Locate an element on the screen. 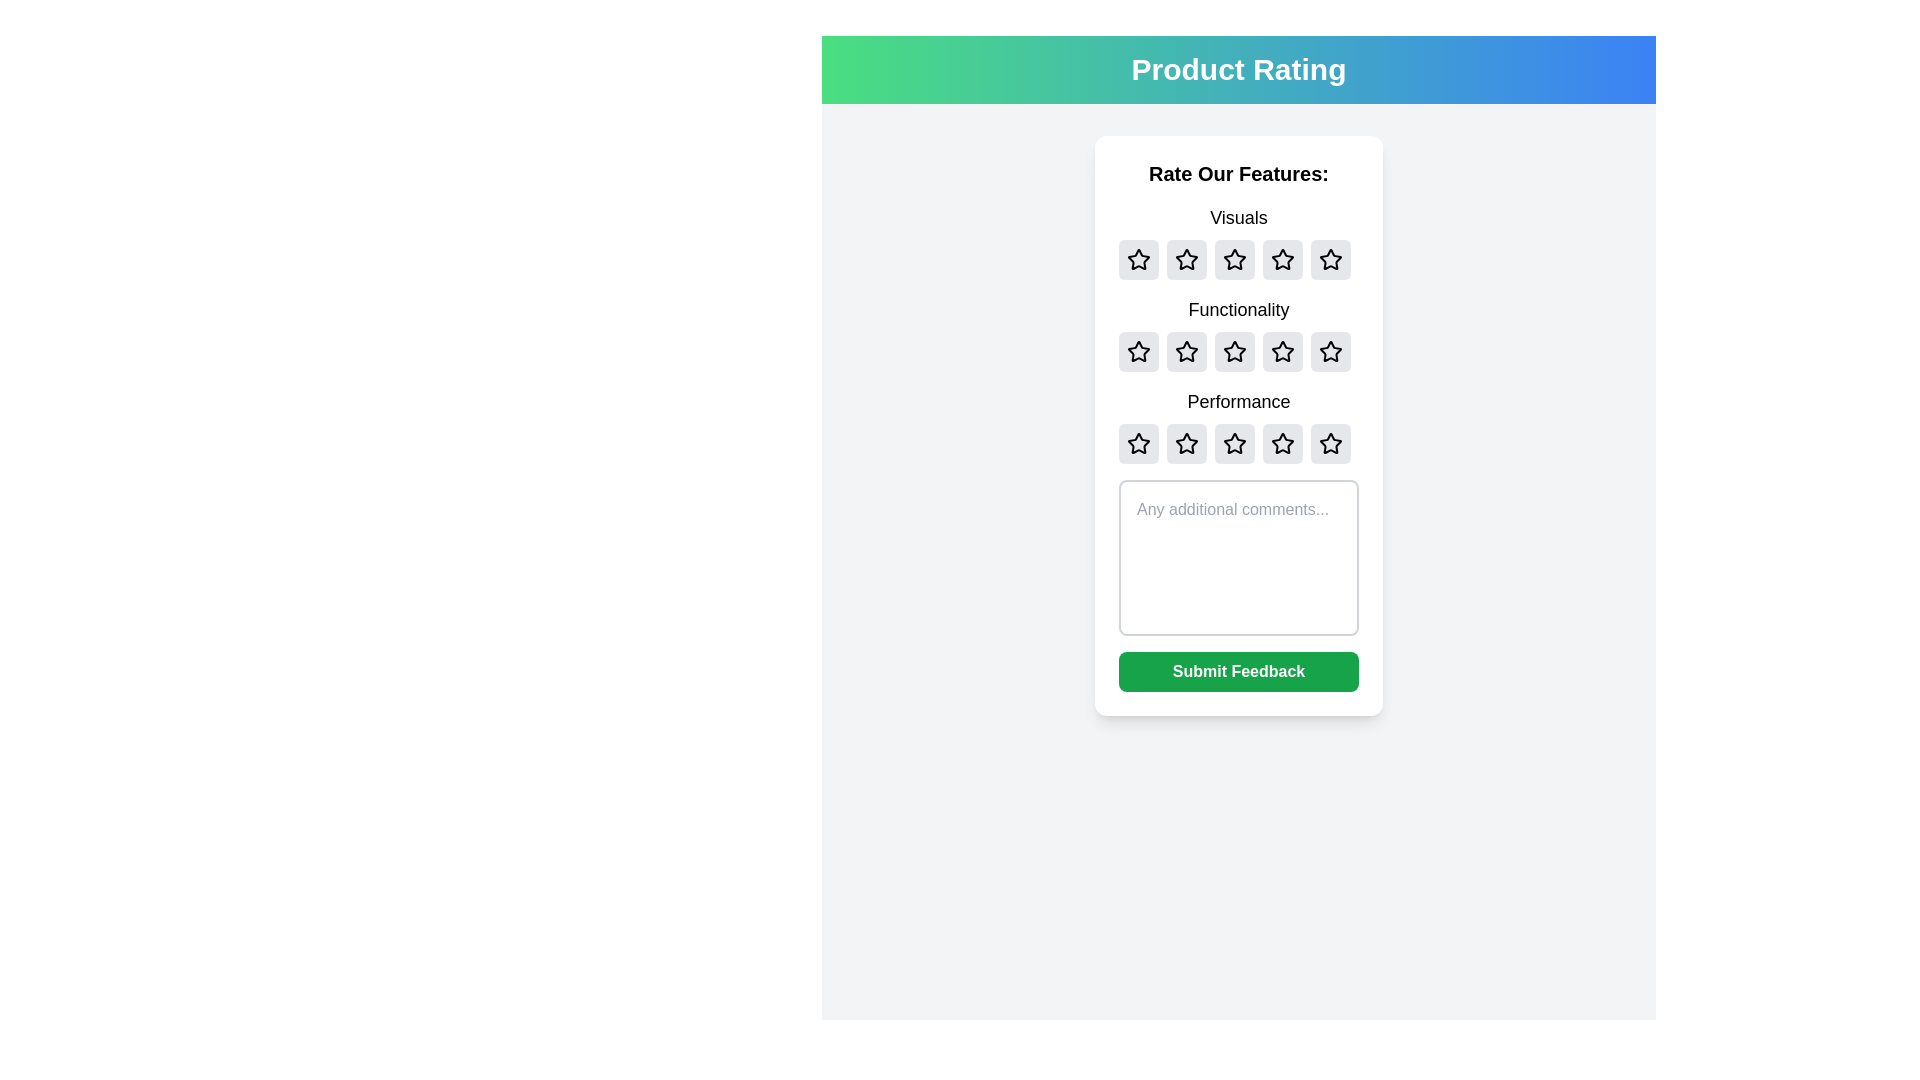  the first star-shaped Rating icon under the 'Performance' label is located at coordinates (1138, 442).